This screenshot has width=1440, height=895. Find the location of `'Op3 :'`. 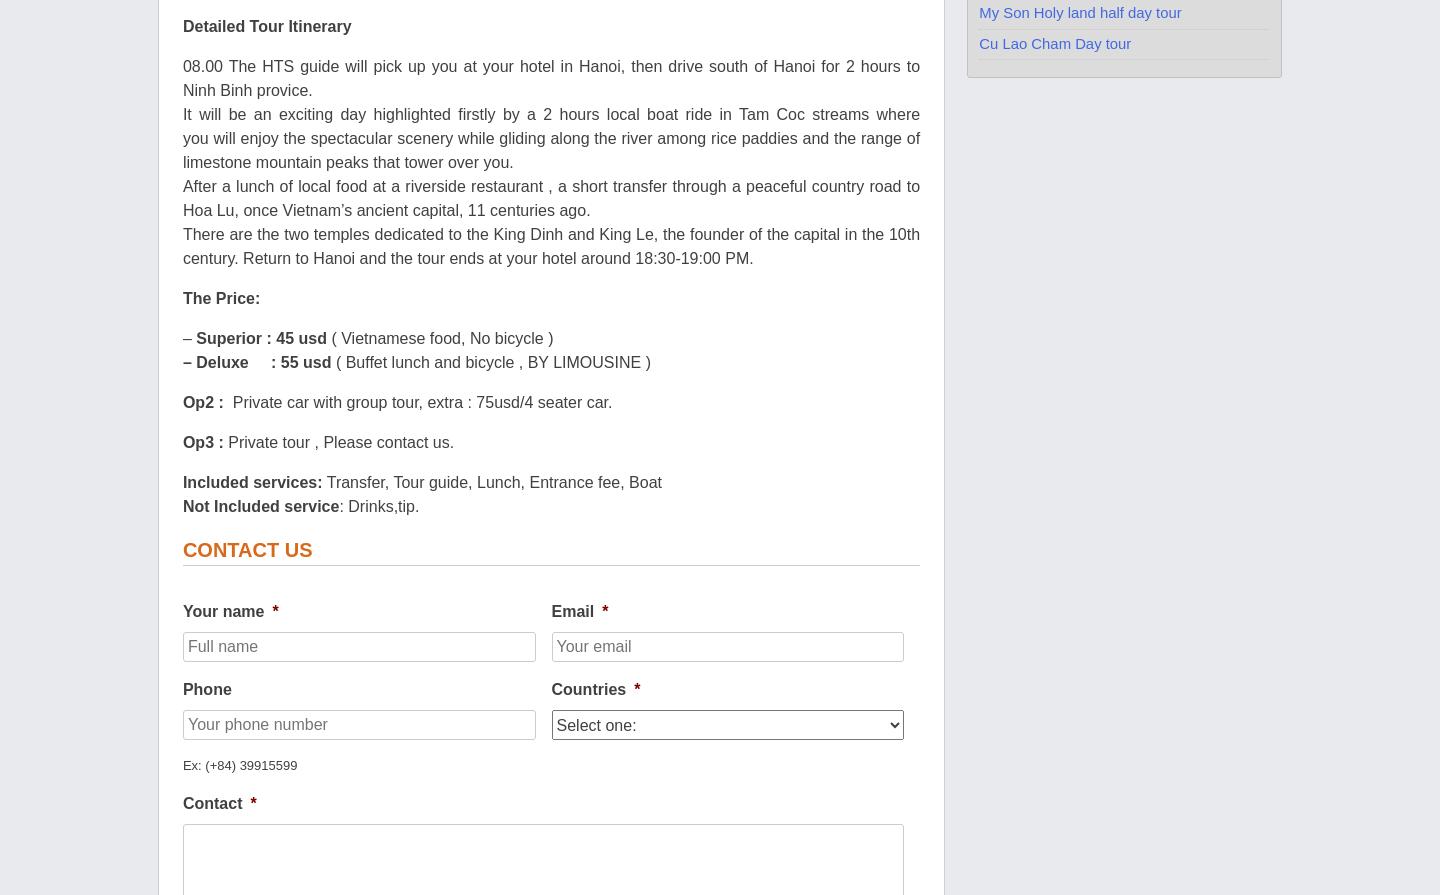

'Op3 :' is located at coordinates (205, 442).